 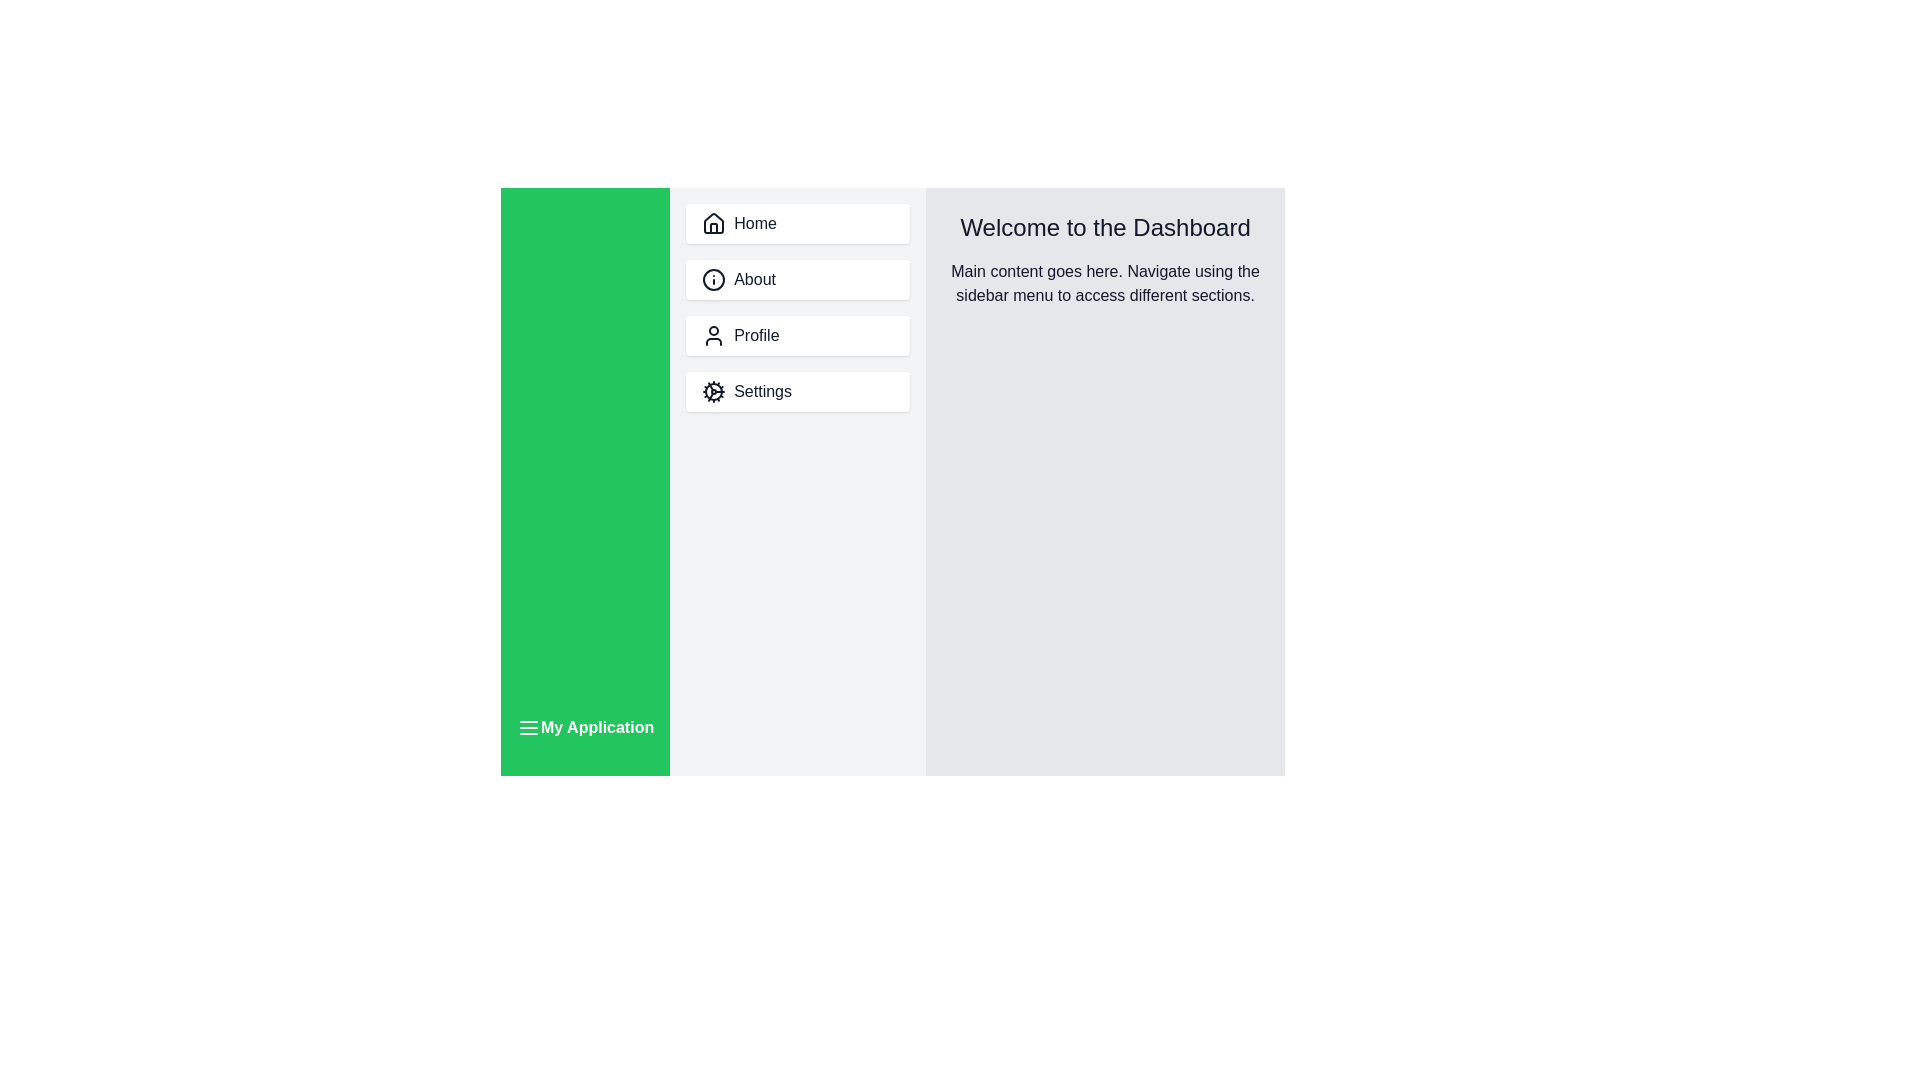 What do you see at coordinates (1103, 728) in the screenshot?
I see `the main content area` at bounding box center [1103, 728].